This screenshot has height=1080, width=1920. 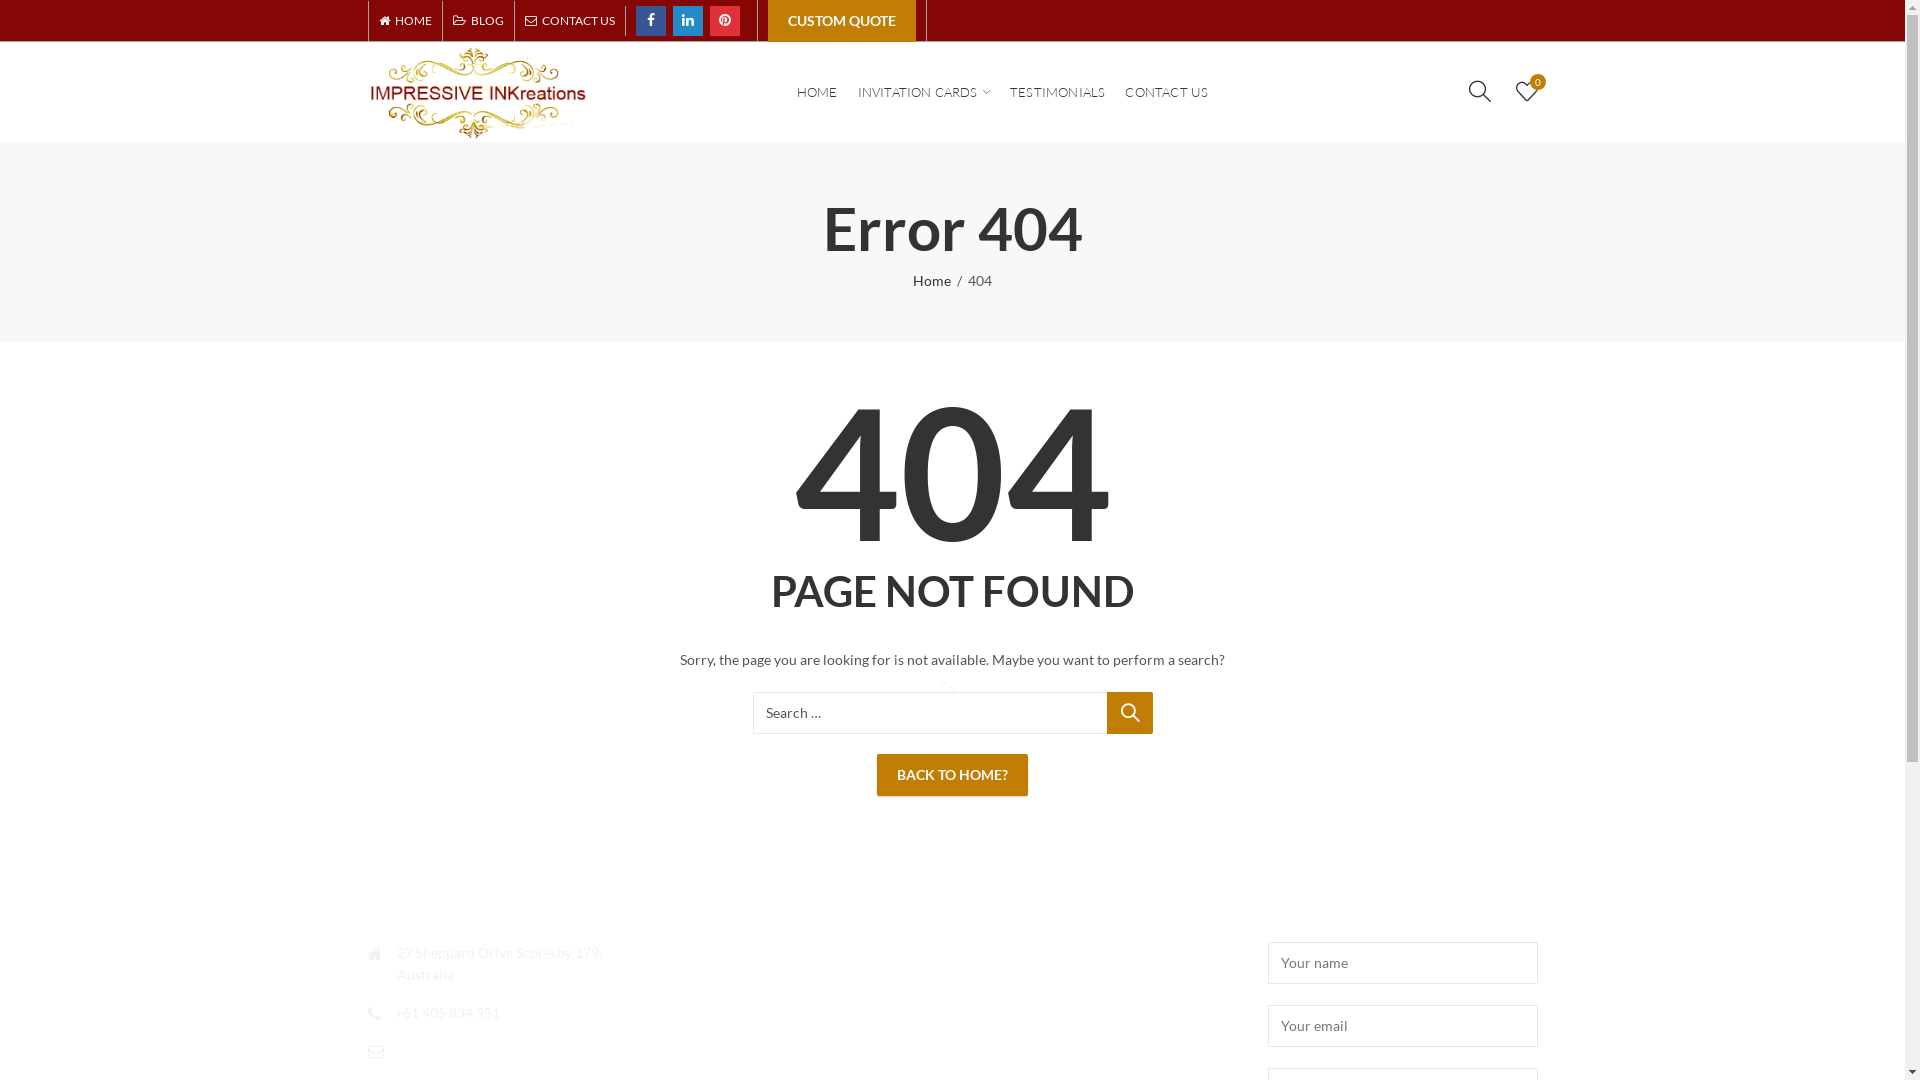 I want to click on 'BACK TO HOME?', so click(x=951, y=774).